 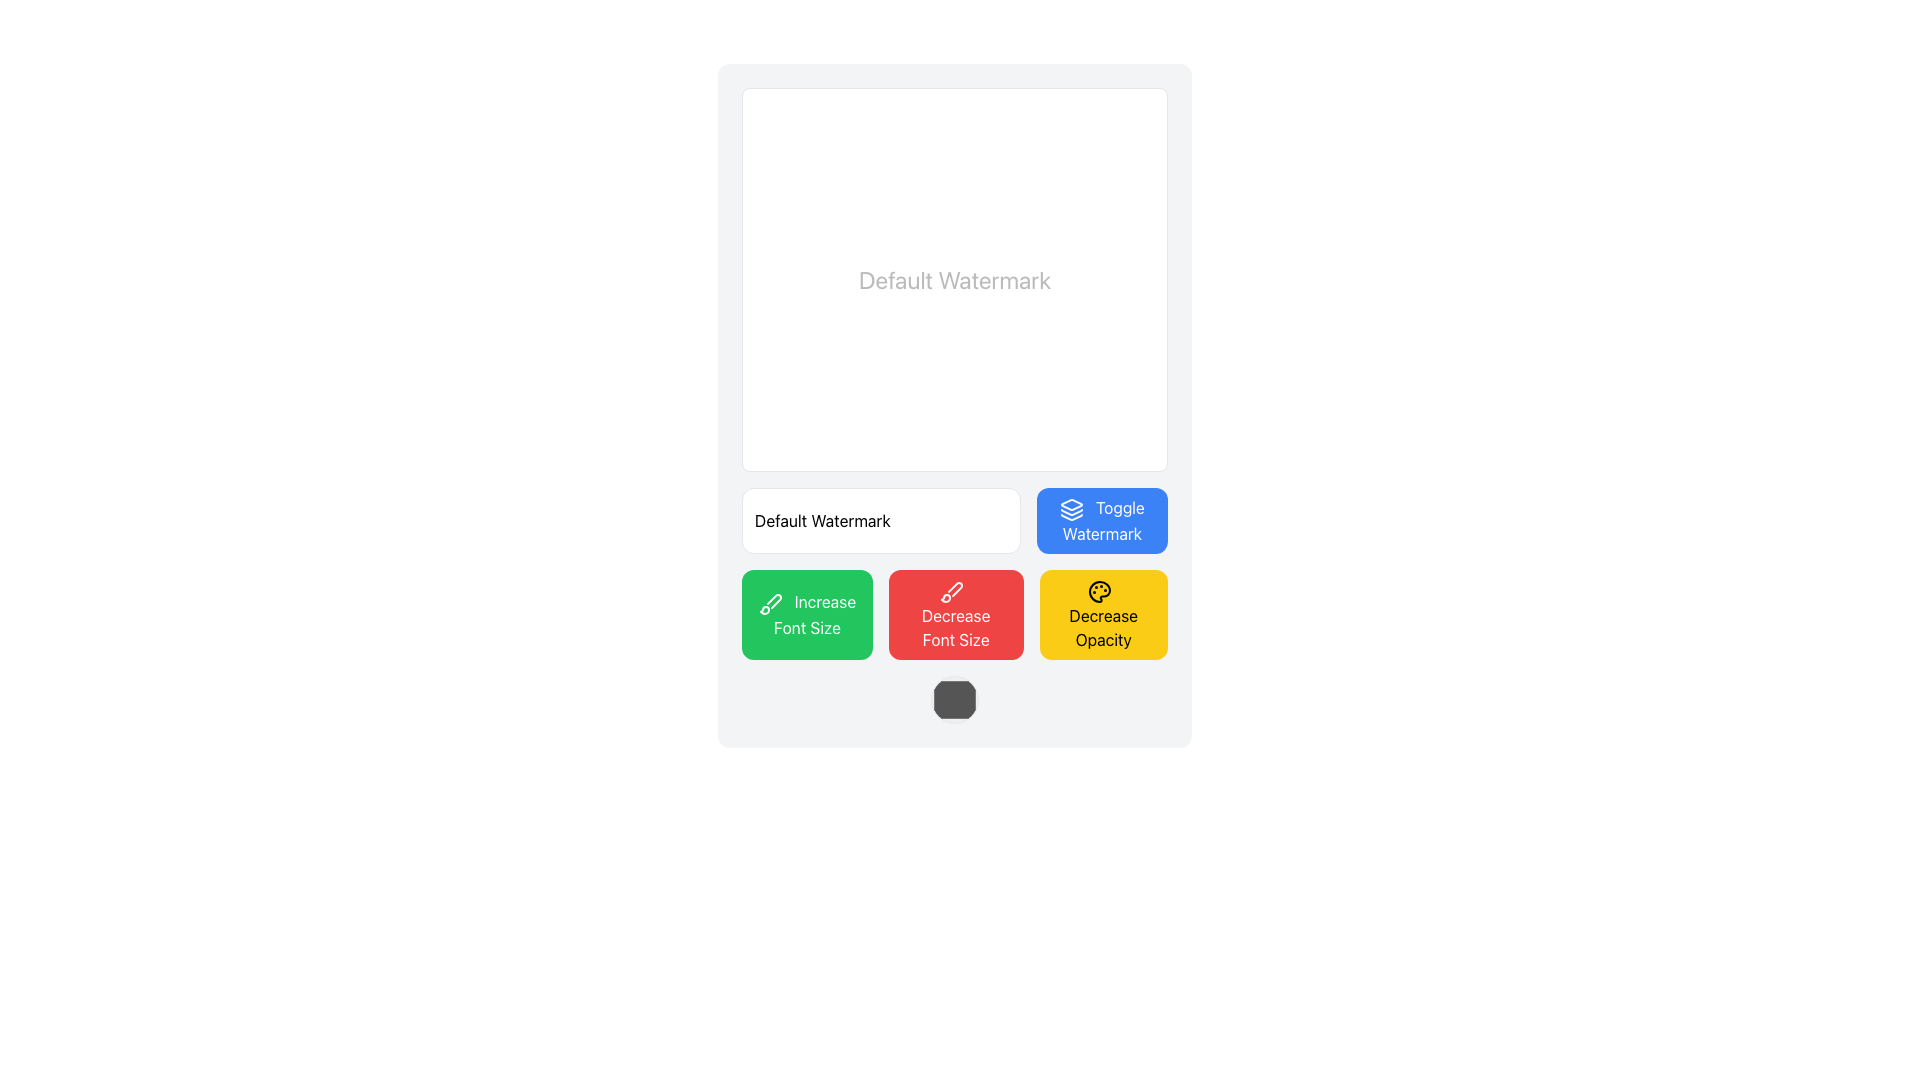 What do you see at coordinates (1101, 519) in the screenshot?
I see `the 'Toggle Watermark' button, which has a light blue background and white text, to trigger the hover effect` at bounding box center [1101, 519].